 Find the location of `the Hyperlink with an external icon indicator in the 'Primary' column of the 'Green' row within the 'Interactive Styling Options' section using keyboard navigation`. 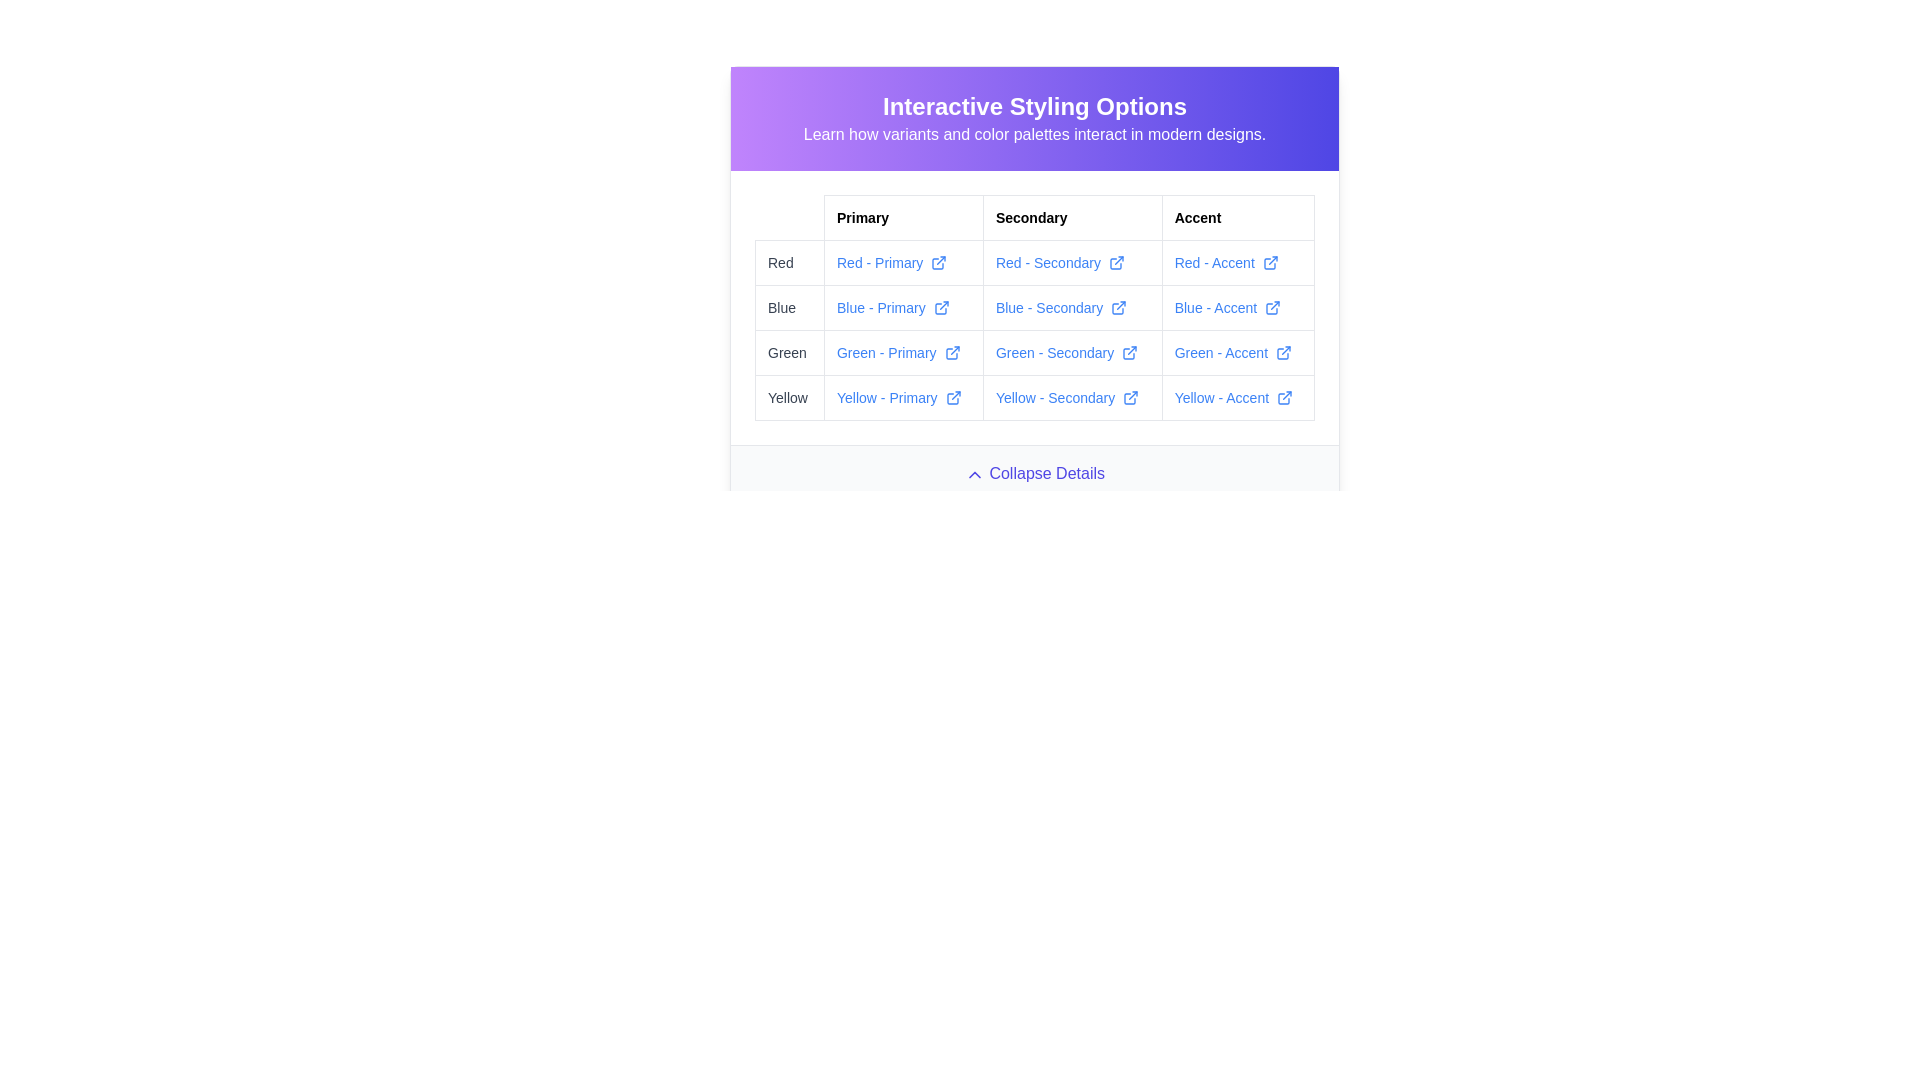

the Hyperlink with an external icon indicator in the 'Primary' column of the 'Green' row within the 'Interactive Styling Options' section using keyboard navigation is located at coordinates (897, 352).